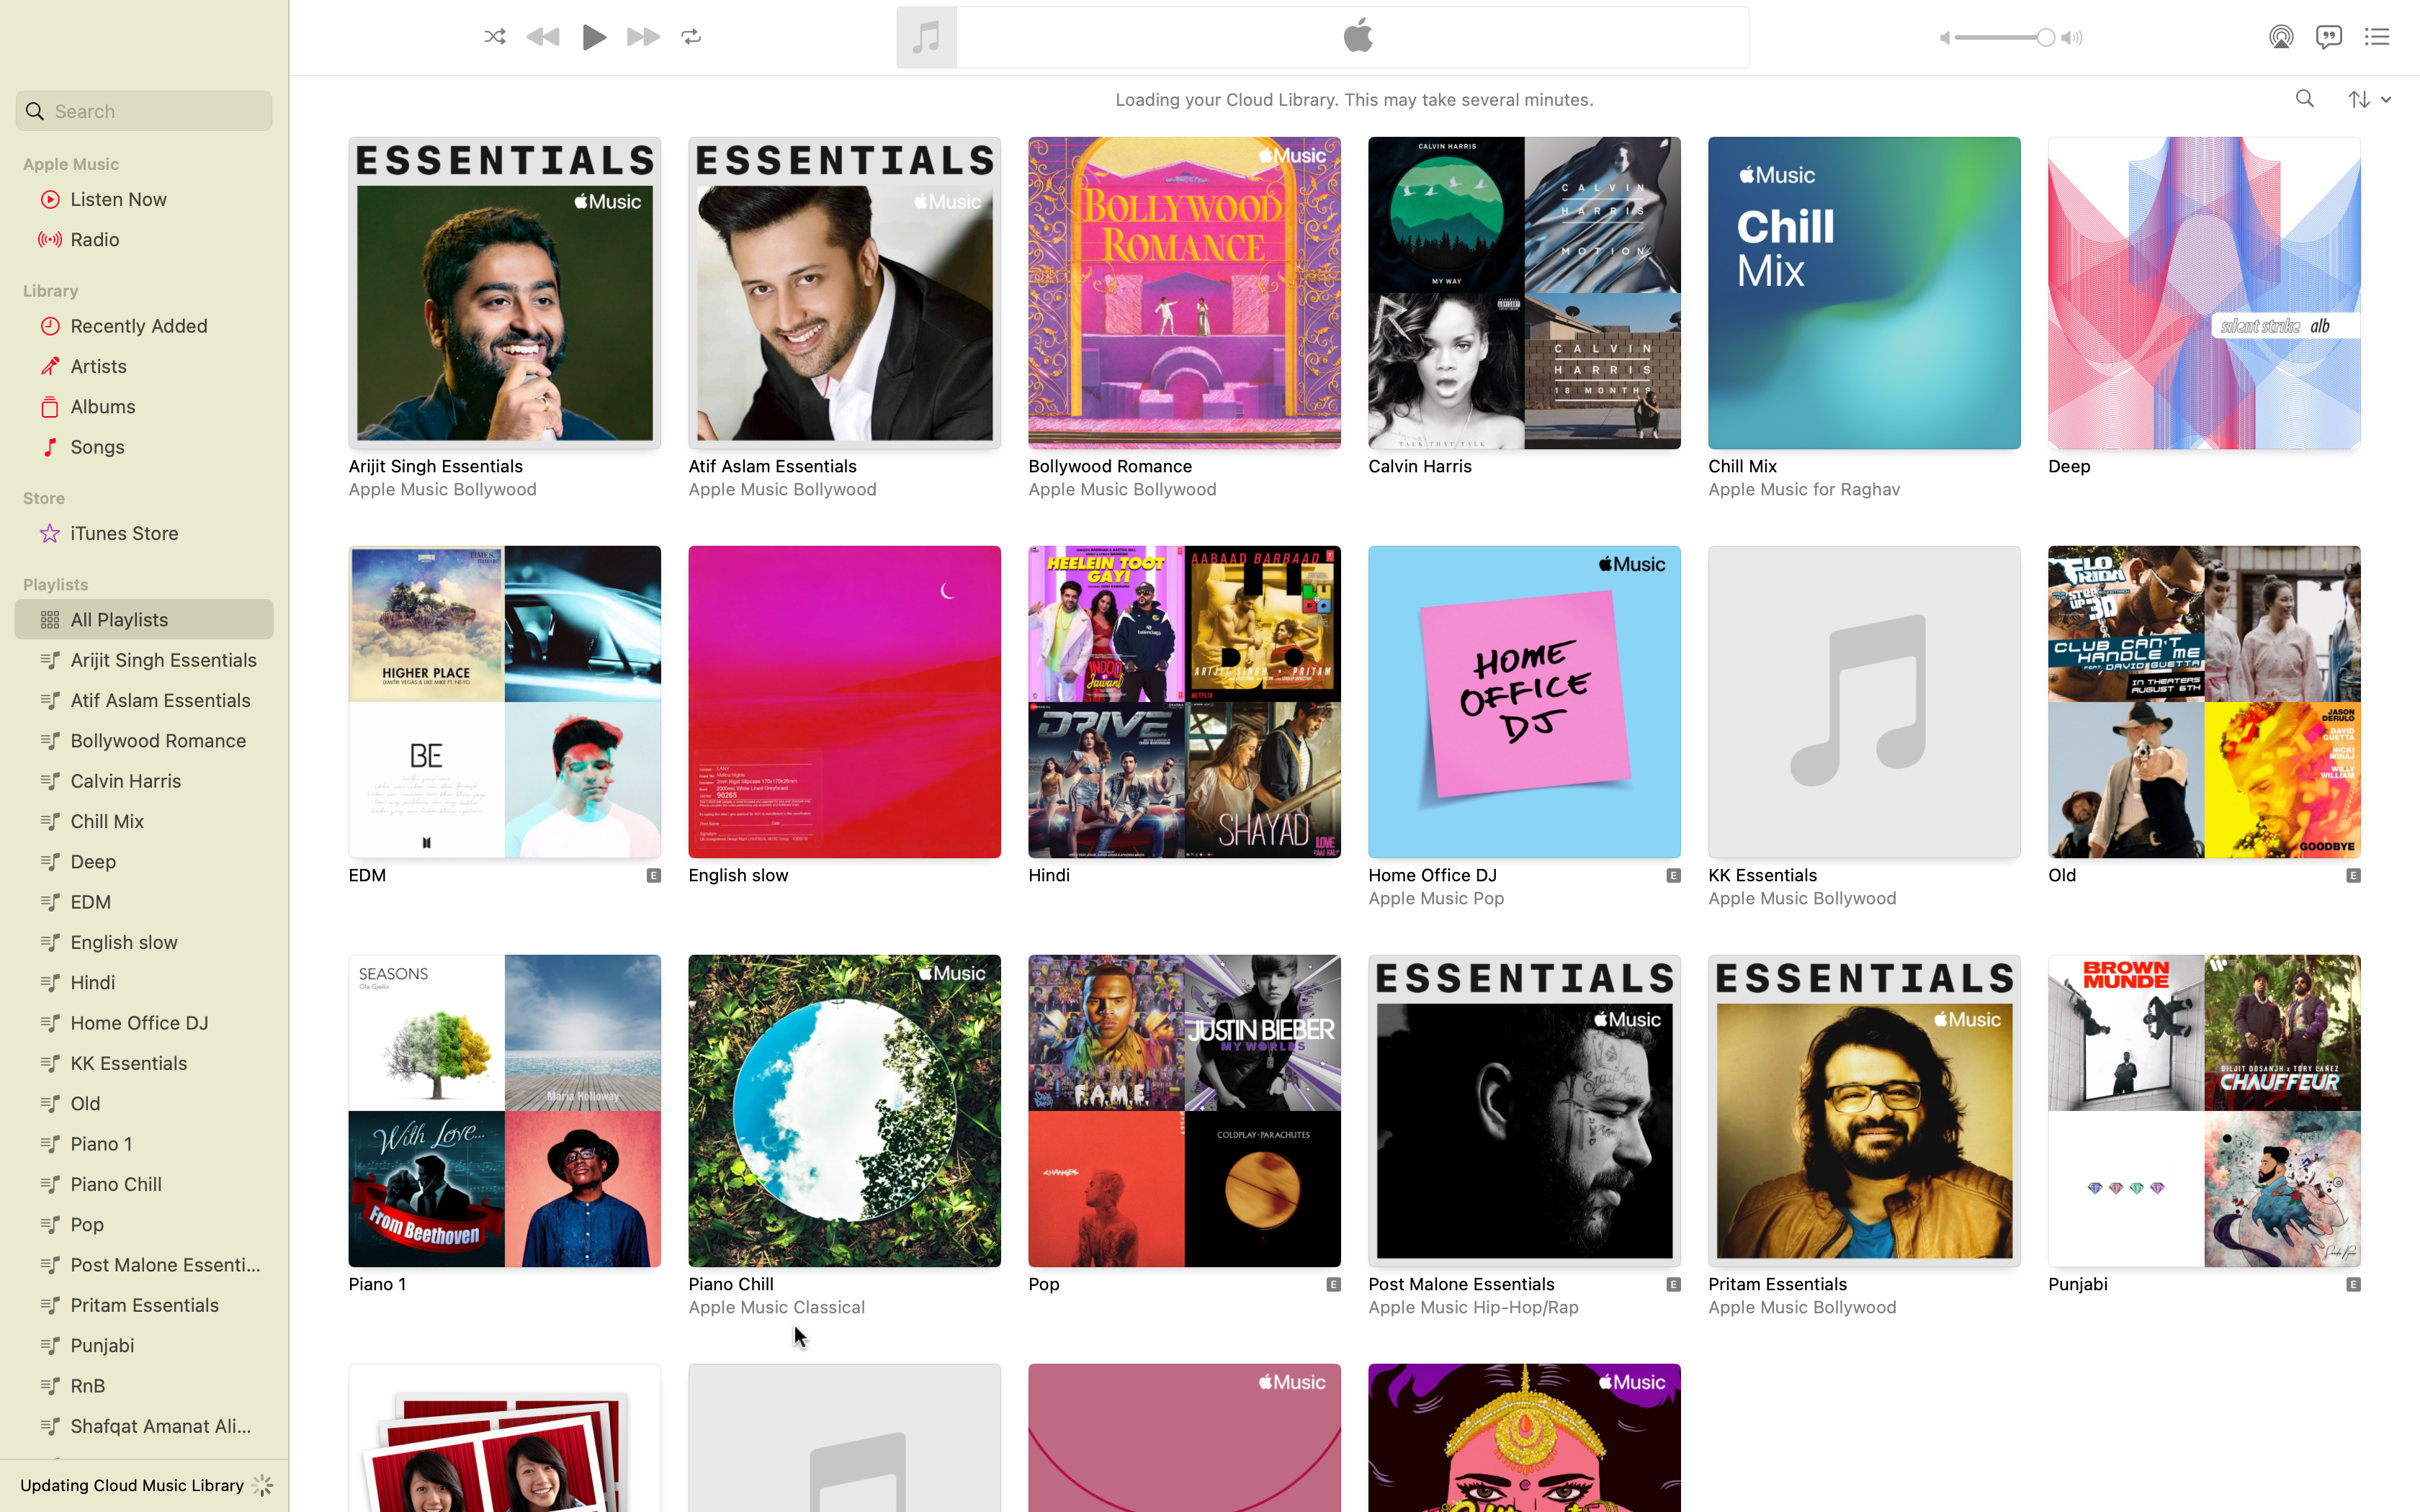 The width and height of the screenshot is (2420, 1512). What do you see at coordinates (2368, 97) in the screenshot?
I see `a descending order sort on the playlist titles` at bounding box center [2368, 97].